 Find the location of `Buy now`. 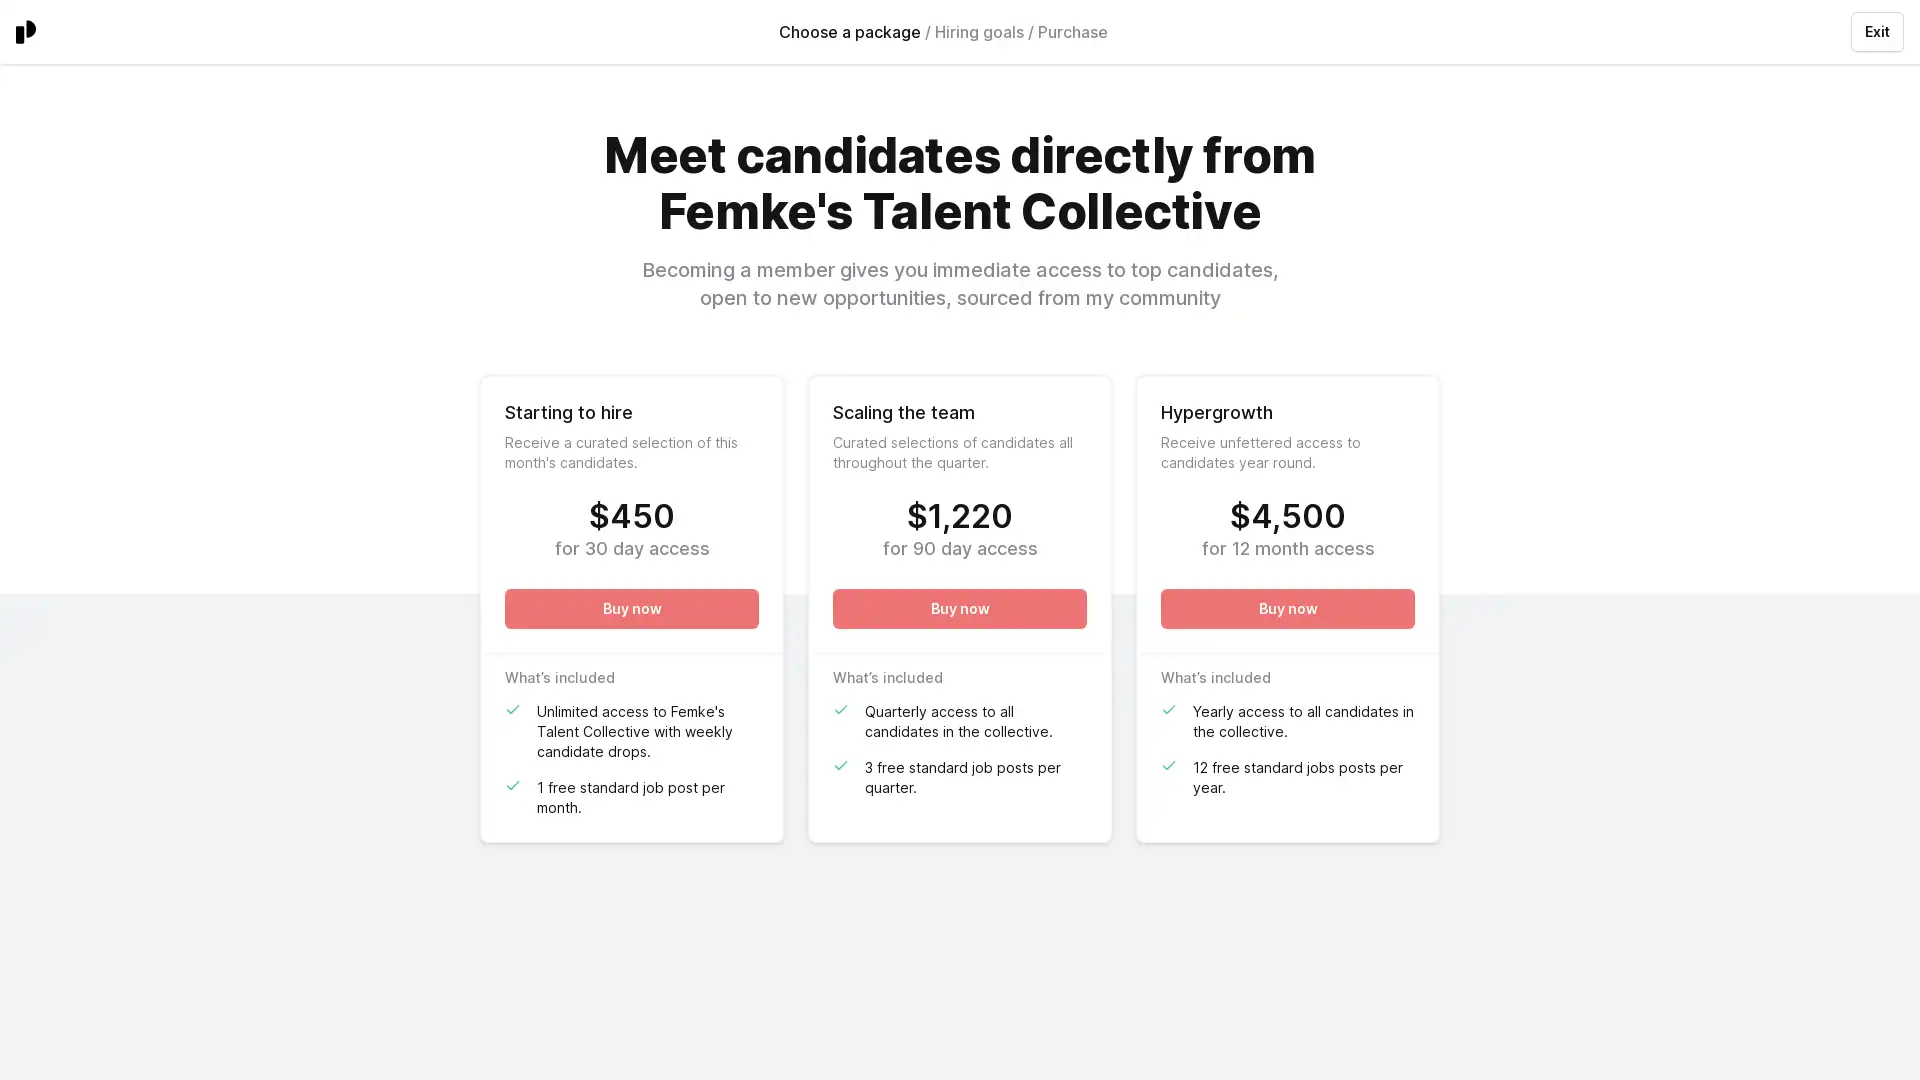

Buy now is located at coordinates (631, 608).